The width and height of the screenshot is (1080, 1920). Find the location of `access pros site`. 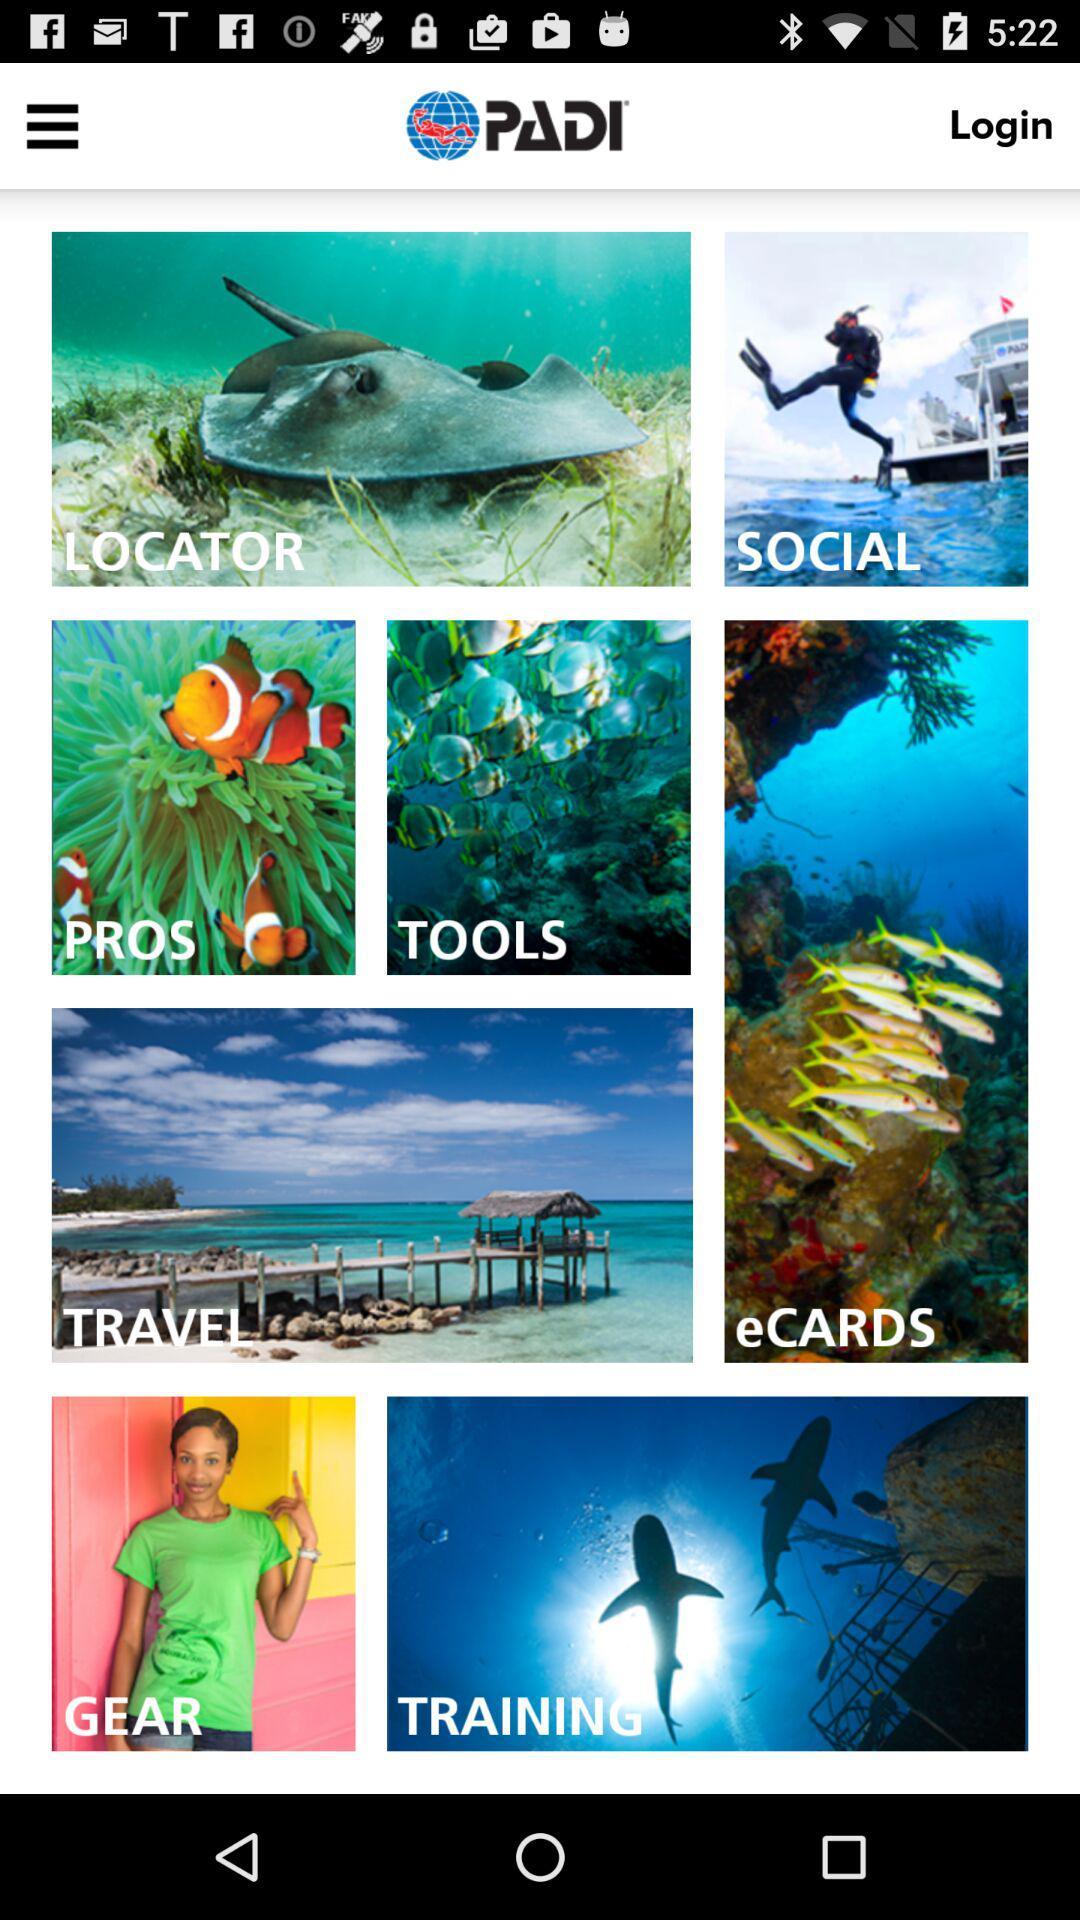

access pros site is located at coordinates (203, 796).